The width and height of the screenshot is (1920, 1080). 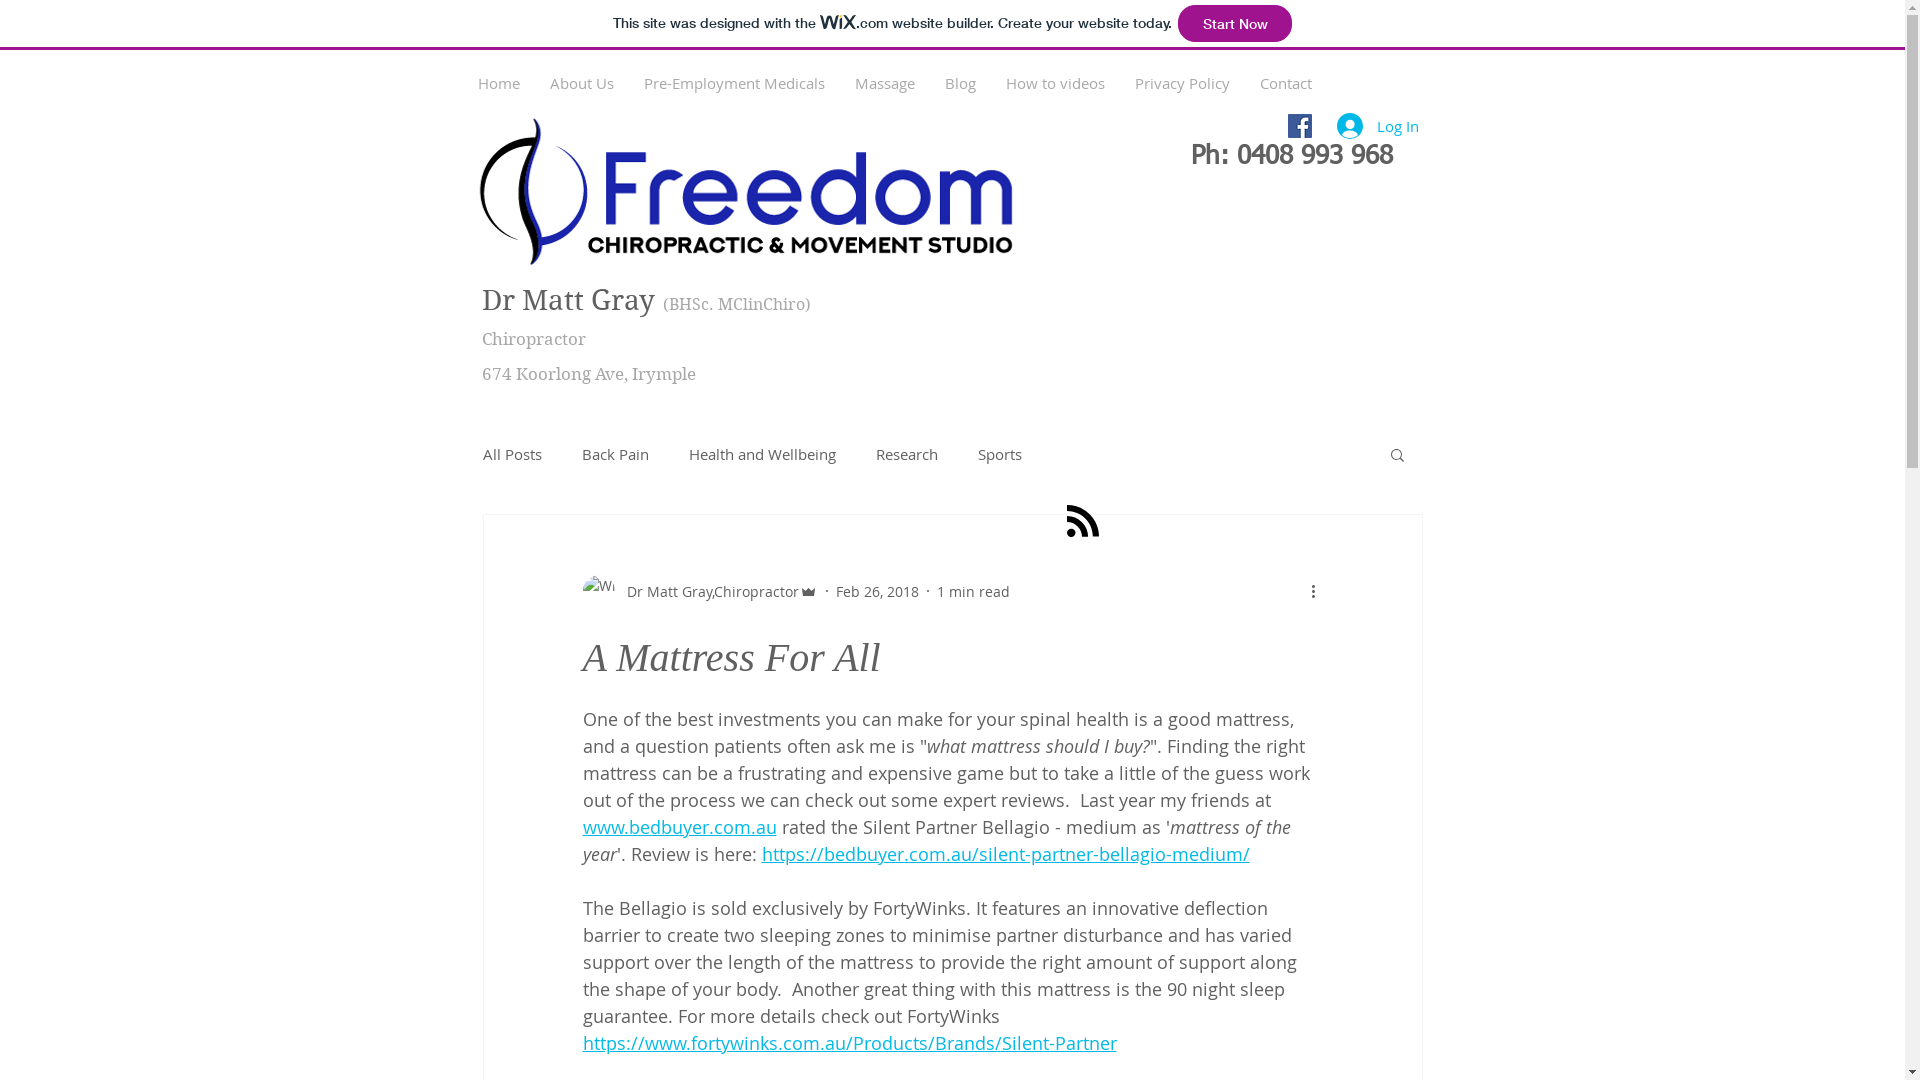 I want to click on 'Massage', so click(x=883, y=82).